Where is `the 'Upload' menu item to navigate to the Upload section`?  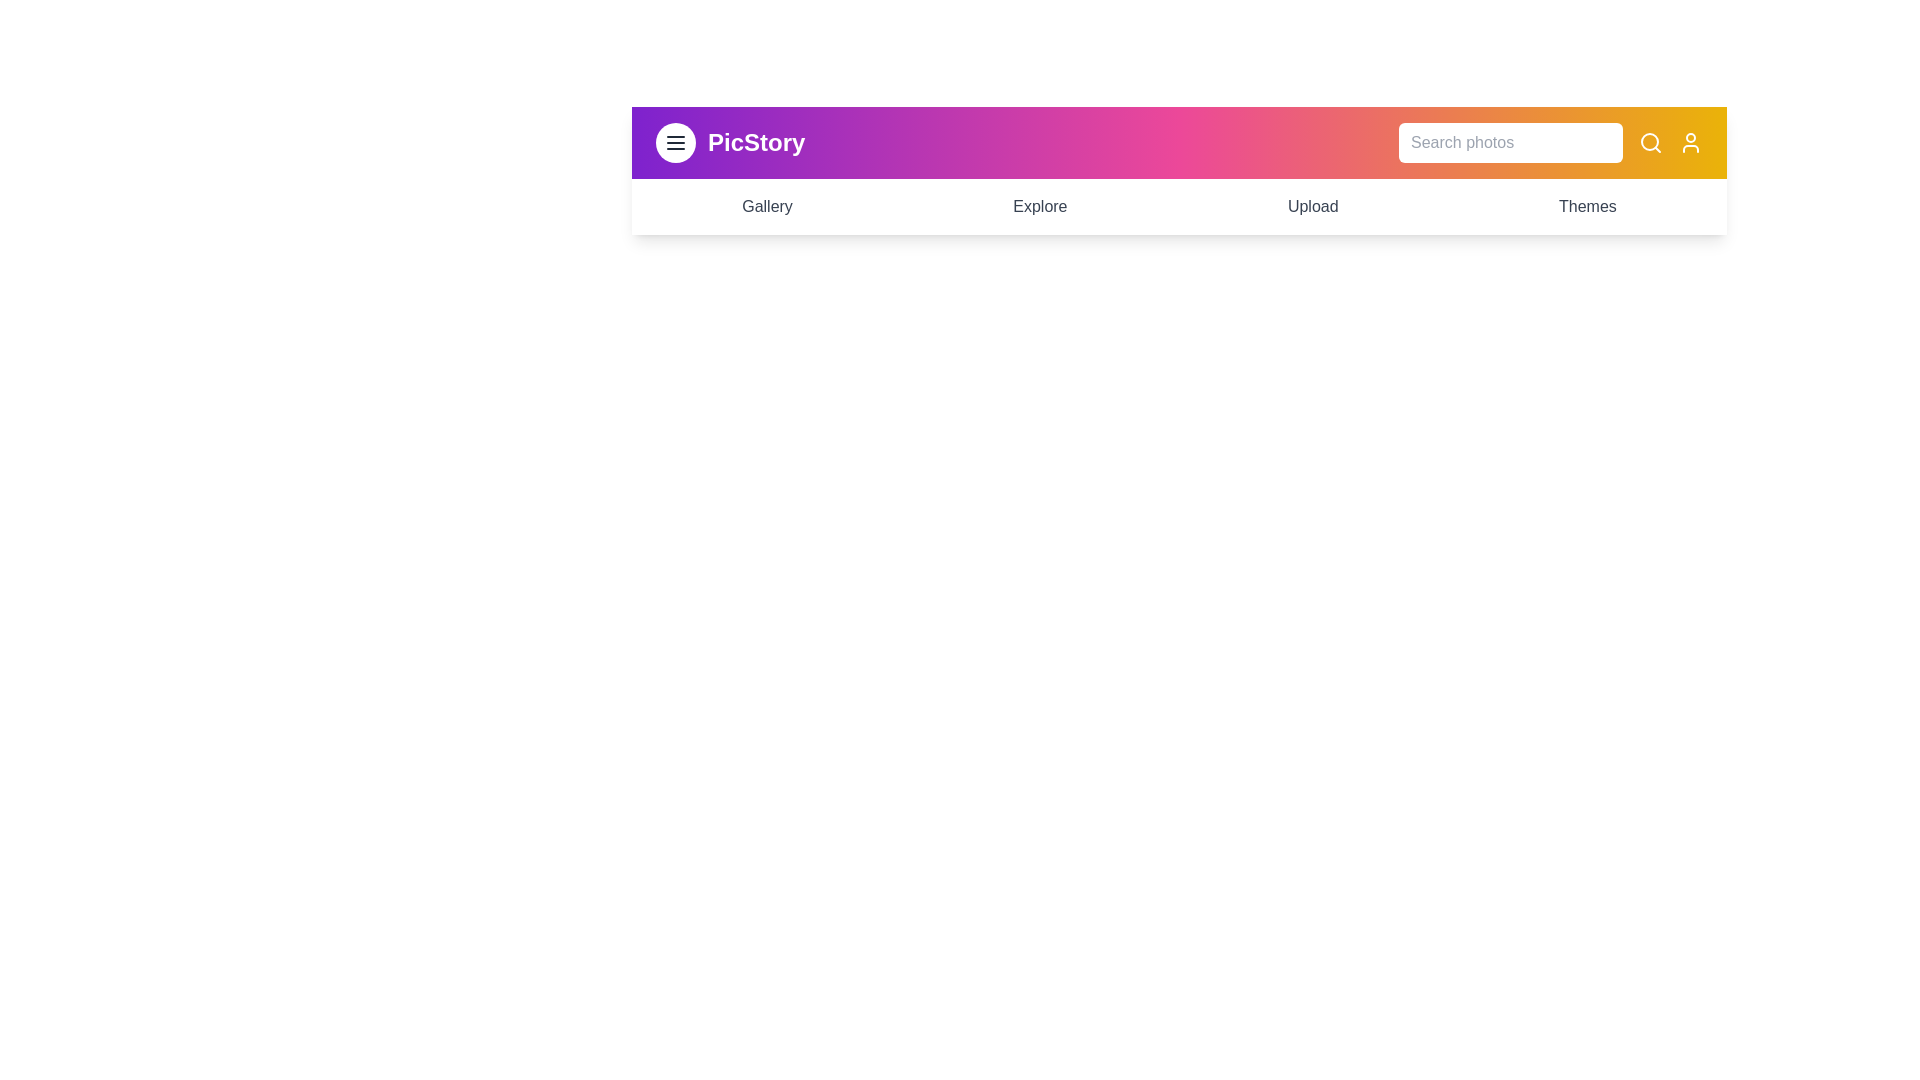
the 'Upload' menu item to navigate to the Upload section is located at coordinates (1313, 207).